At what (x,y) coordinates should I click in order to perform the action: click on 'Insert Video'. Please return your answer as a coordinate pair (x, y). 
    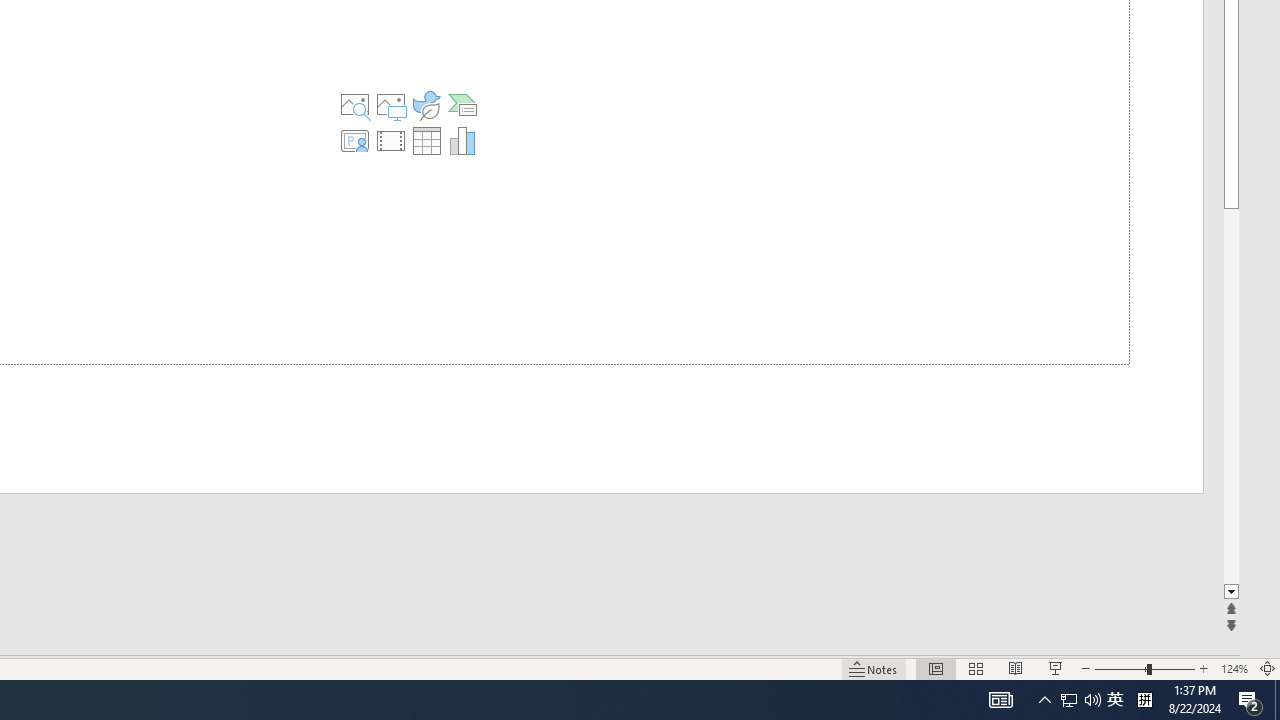
    Looking at the image, I should click on (391, 140).